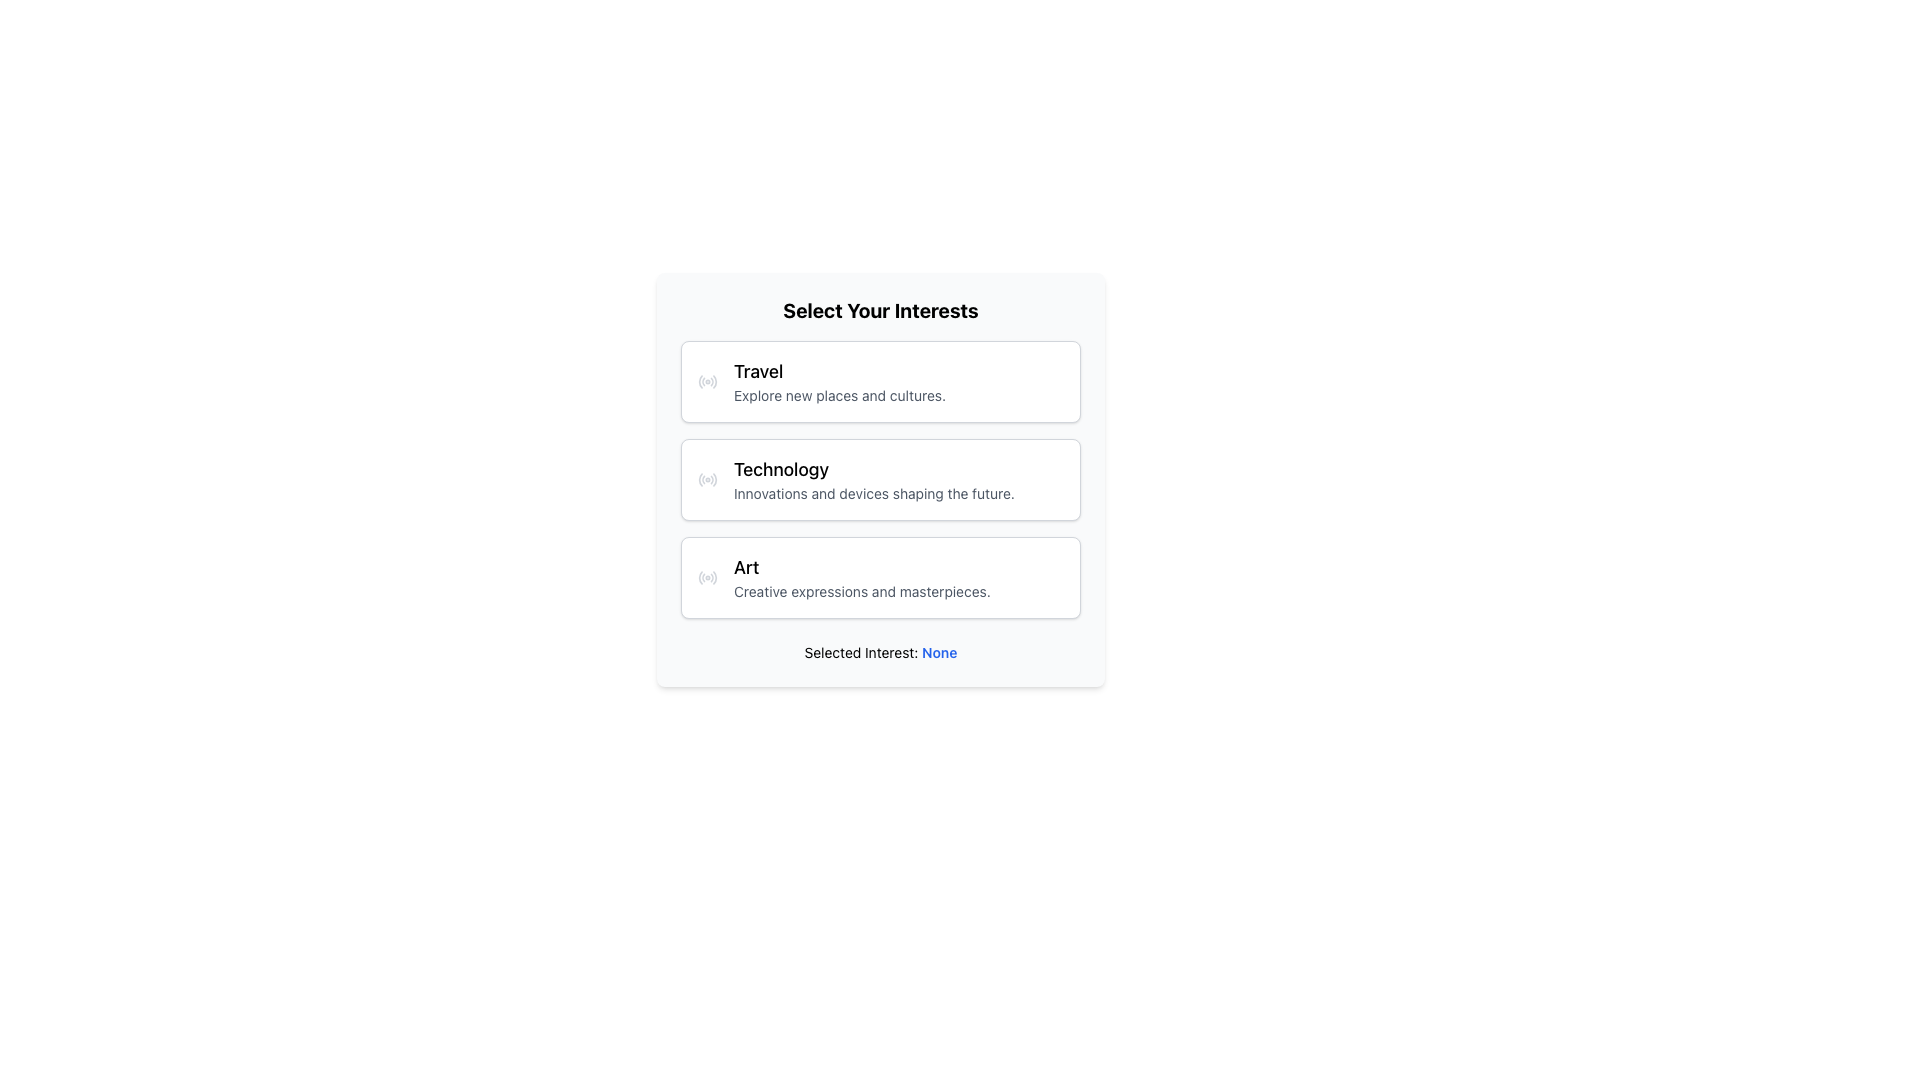 The height and width of the screenshot is (1080, 1920). What do you see at coordinates (880, 479) in the screenshot?
I see `to select the text block displaying 'Technology' in the selectable list of interests` at bounding box center [880, 479].